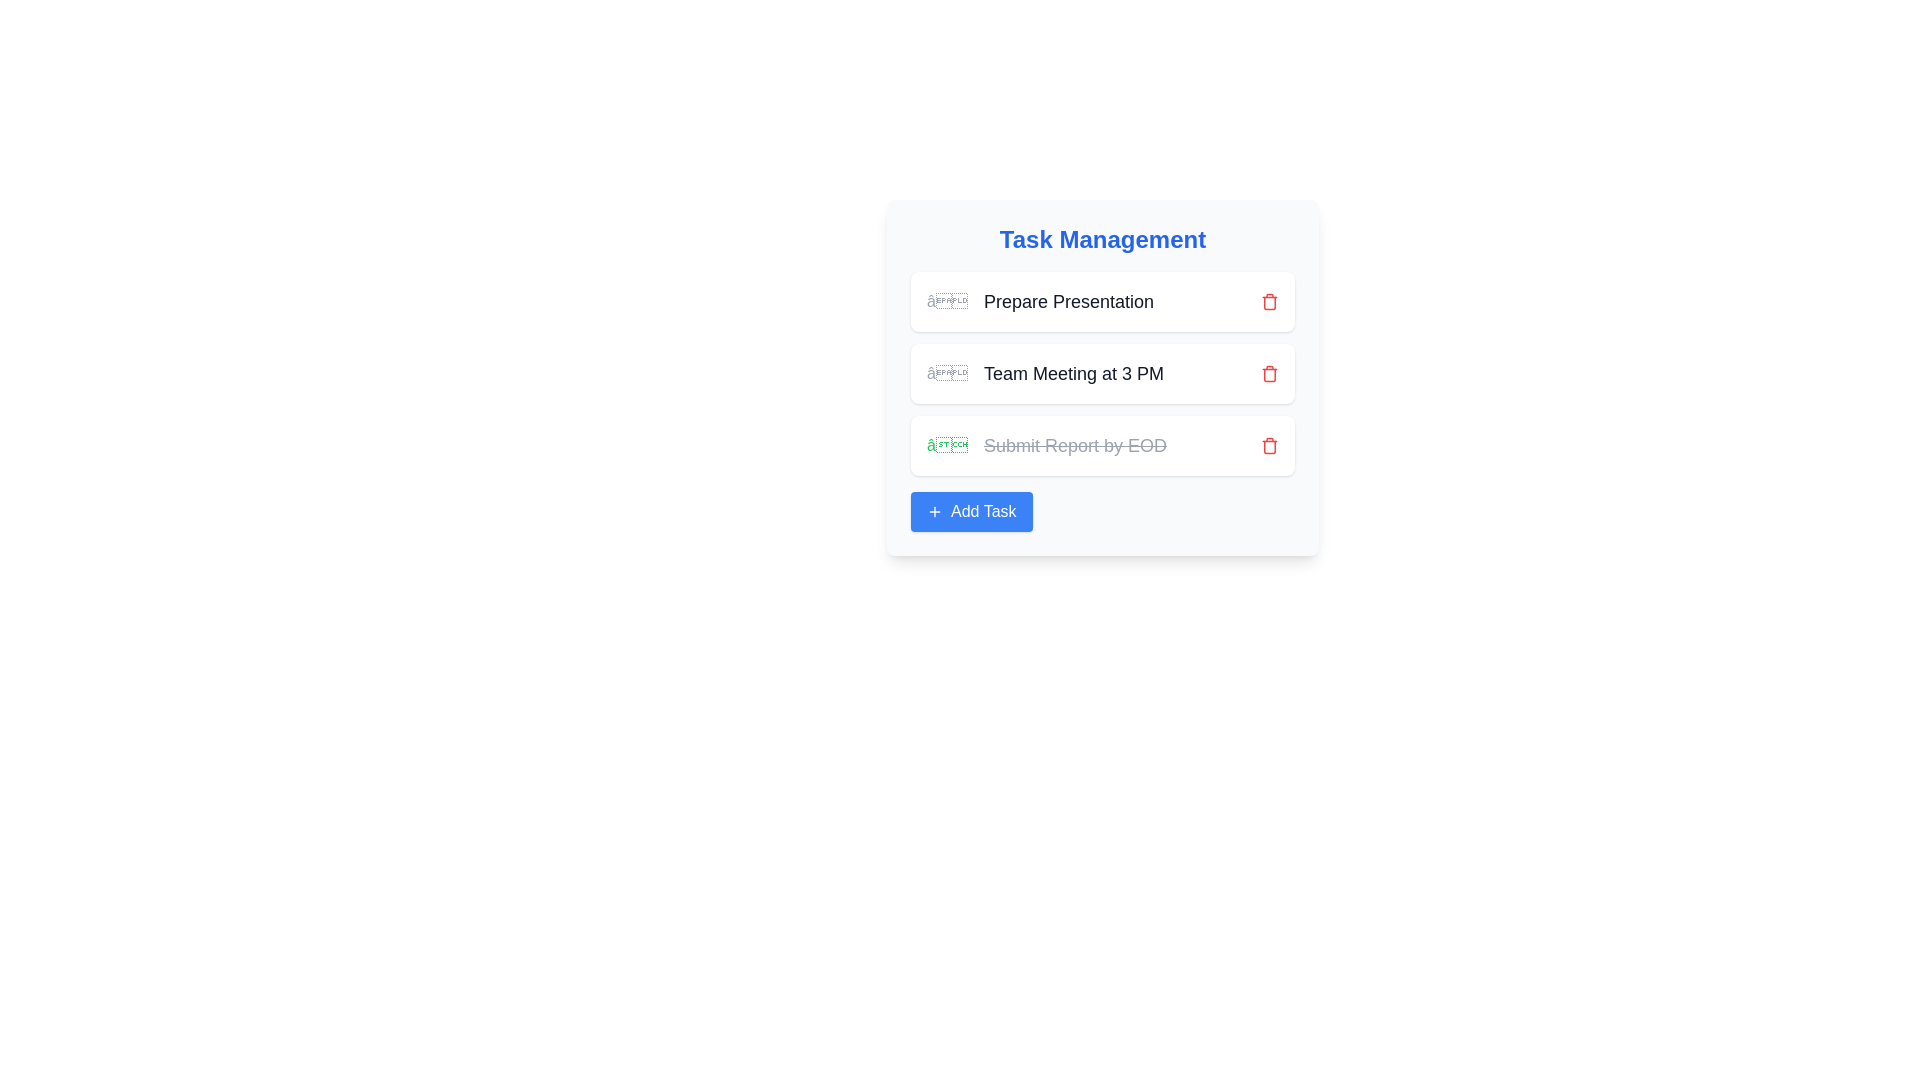  Describe the element at coordinates (1045, 445) in the screenshot. I see `the text label with a green checkmark that says 'Submit Report by EOD', styled with strikethrough formatting, indicating completion, located in the third task row under 'Task Management'` at that location.